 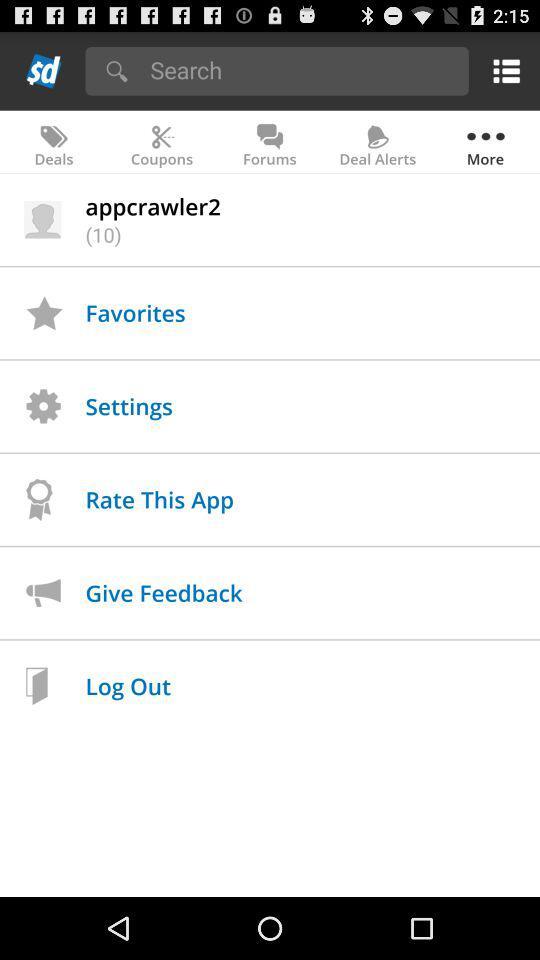 I want to click on app above coupons icon, so click(x=302, y=69).